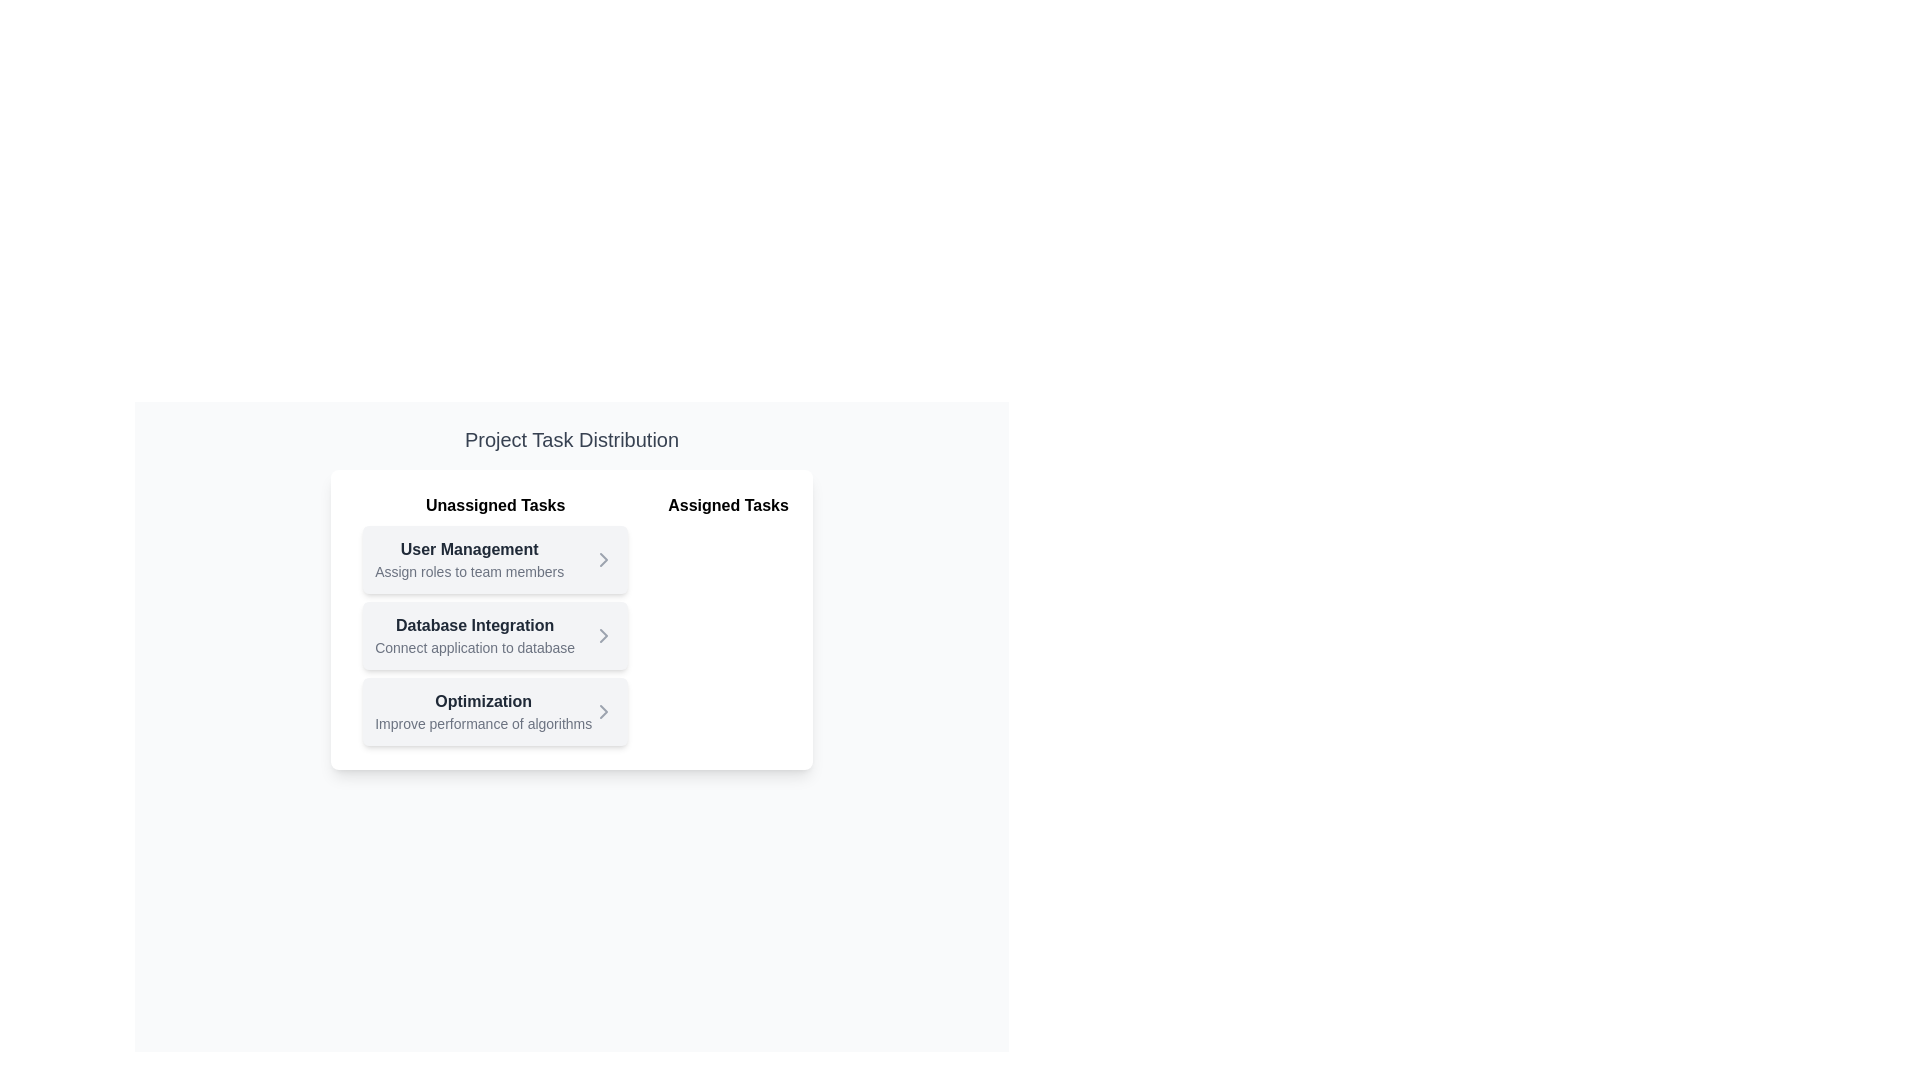 The height and width of the screenshot is (1080, 1920). I want to click on arrow button next to the task titled Optimization in the Unassigned Tasks list, so click(603, 711).